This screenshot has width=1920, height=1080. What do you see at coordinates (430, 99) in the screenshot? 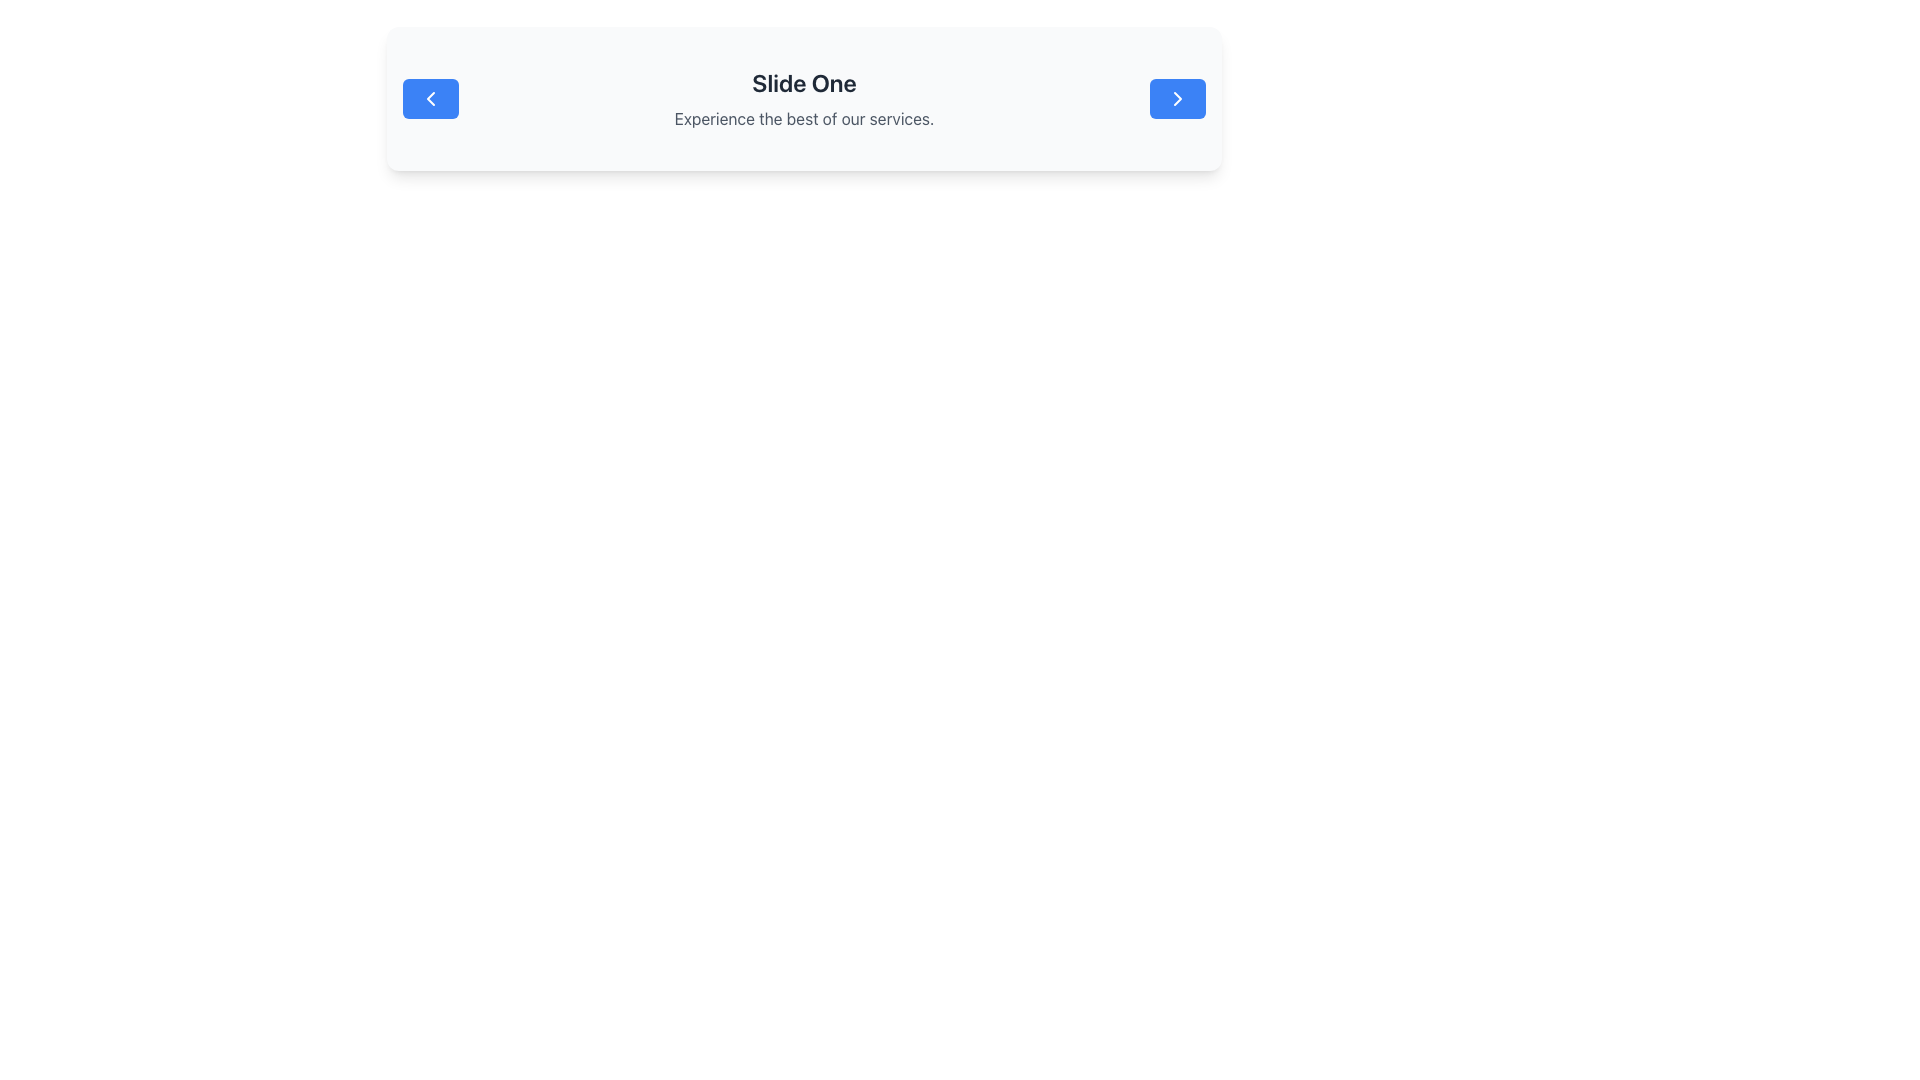
I see `the leftmost navigation button in the carousel interface` at bounding box center [430, 99].